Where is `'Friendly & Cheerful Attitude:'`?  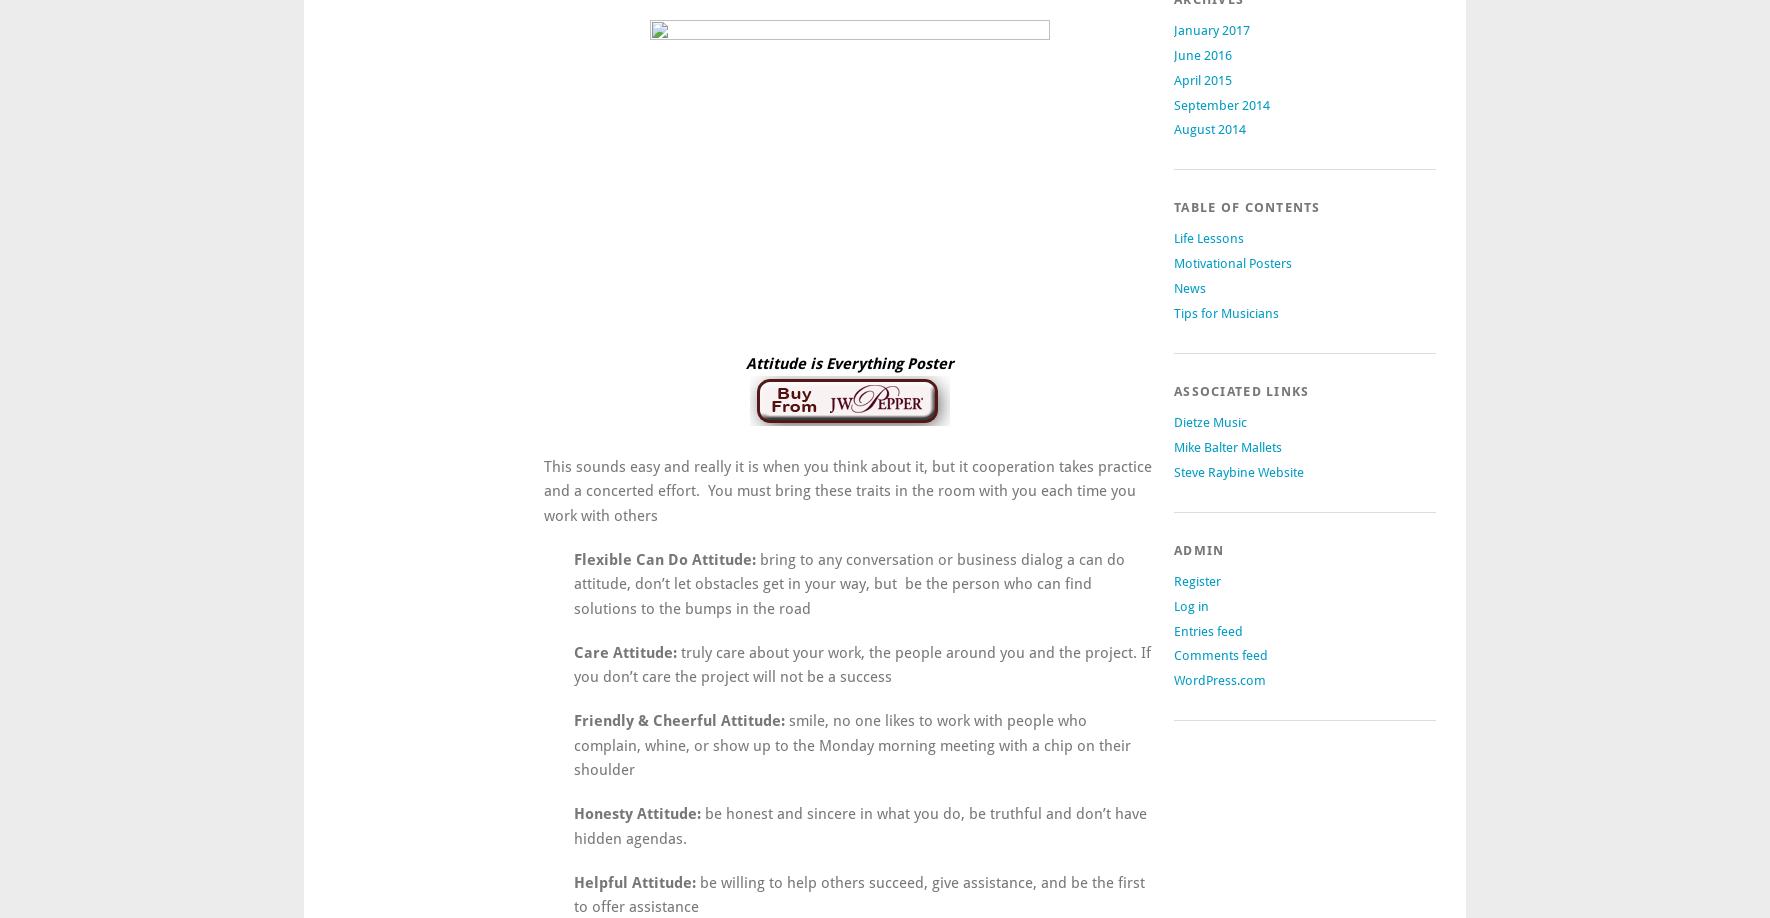 'Friendly & Cheerful Attitude:' is located at coordinates (677, 719).